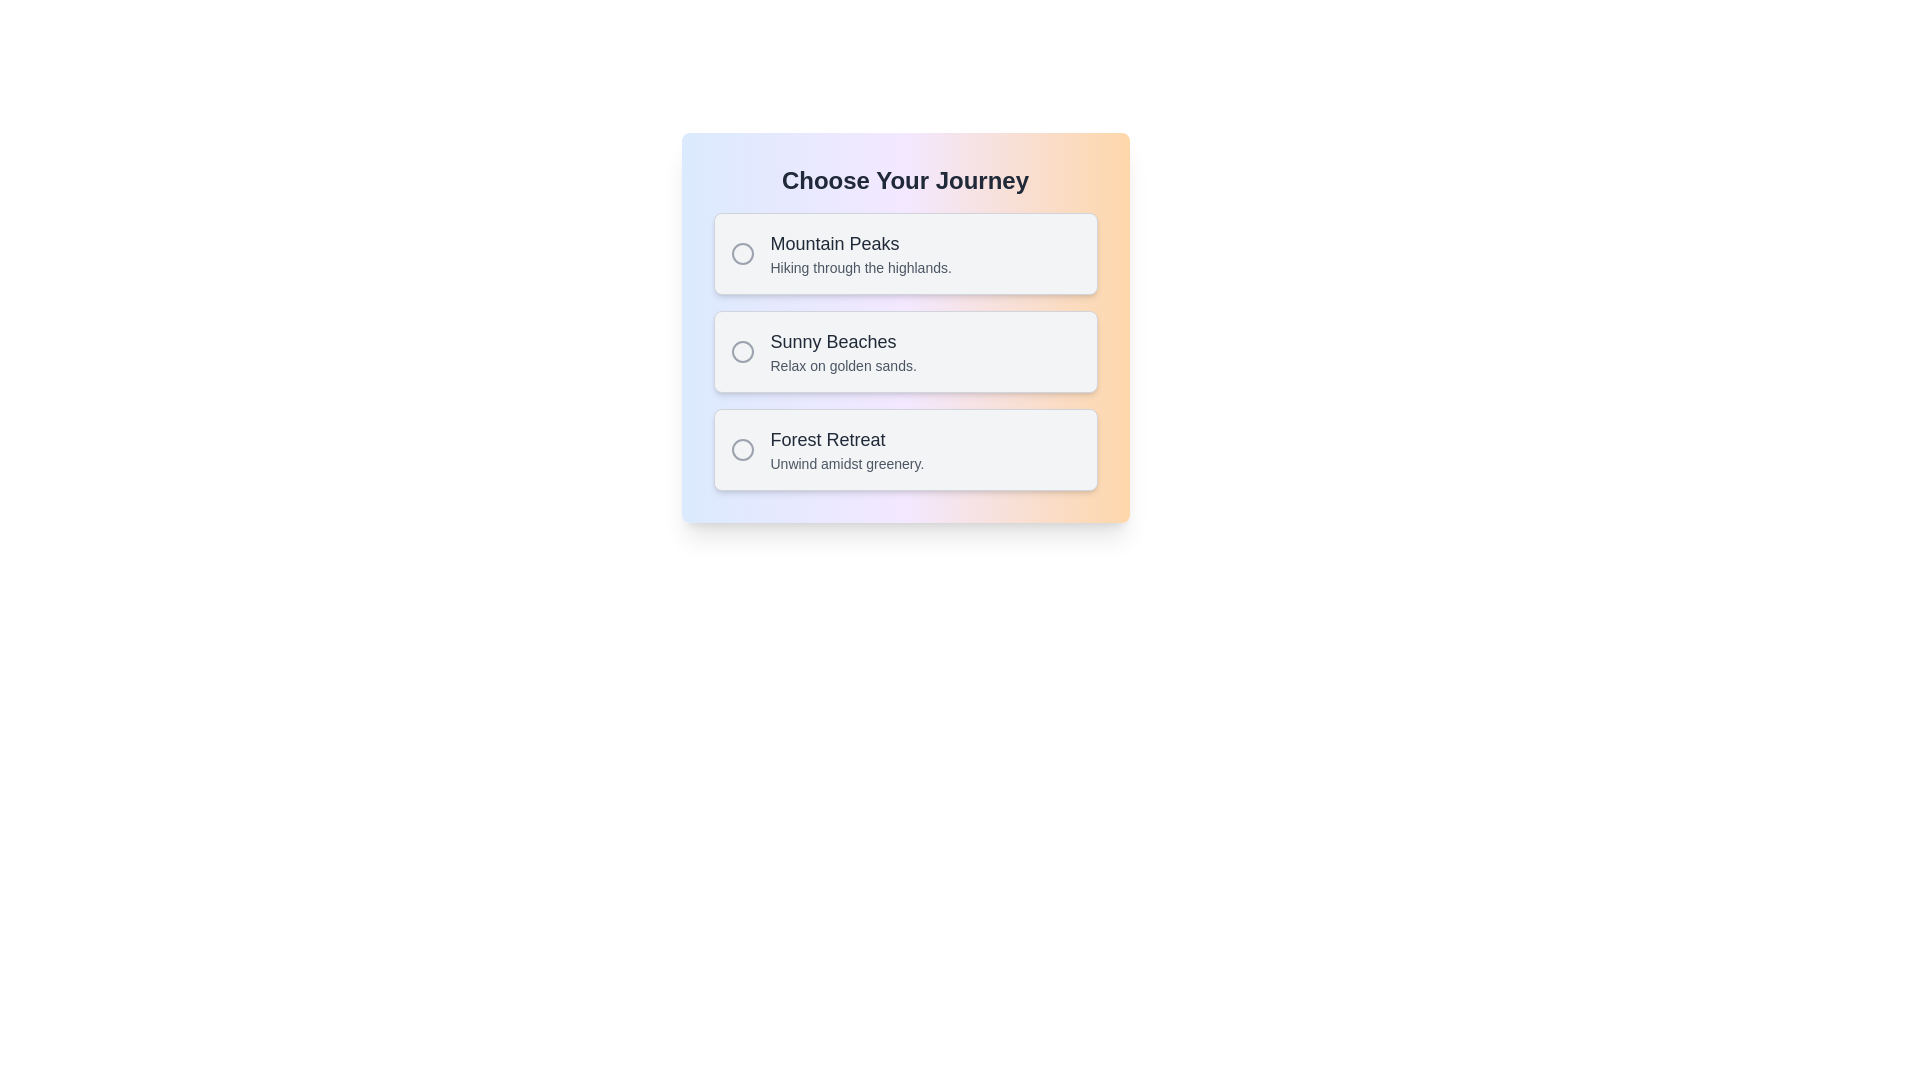 The width and height of the screenshot is (1920, 1080). I want to click on the circular gray icon located, so click(741, 450).